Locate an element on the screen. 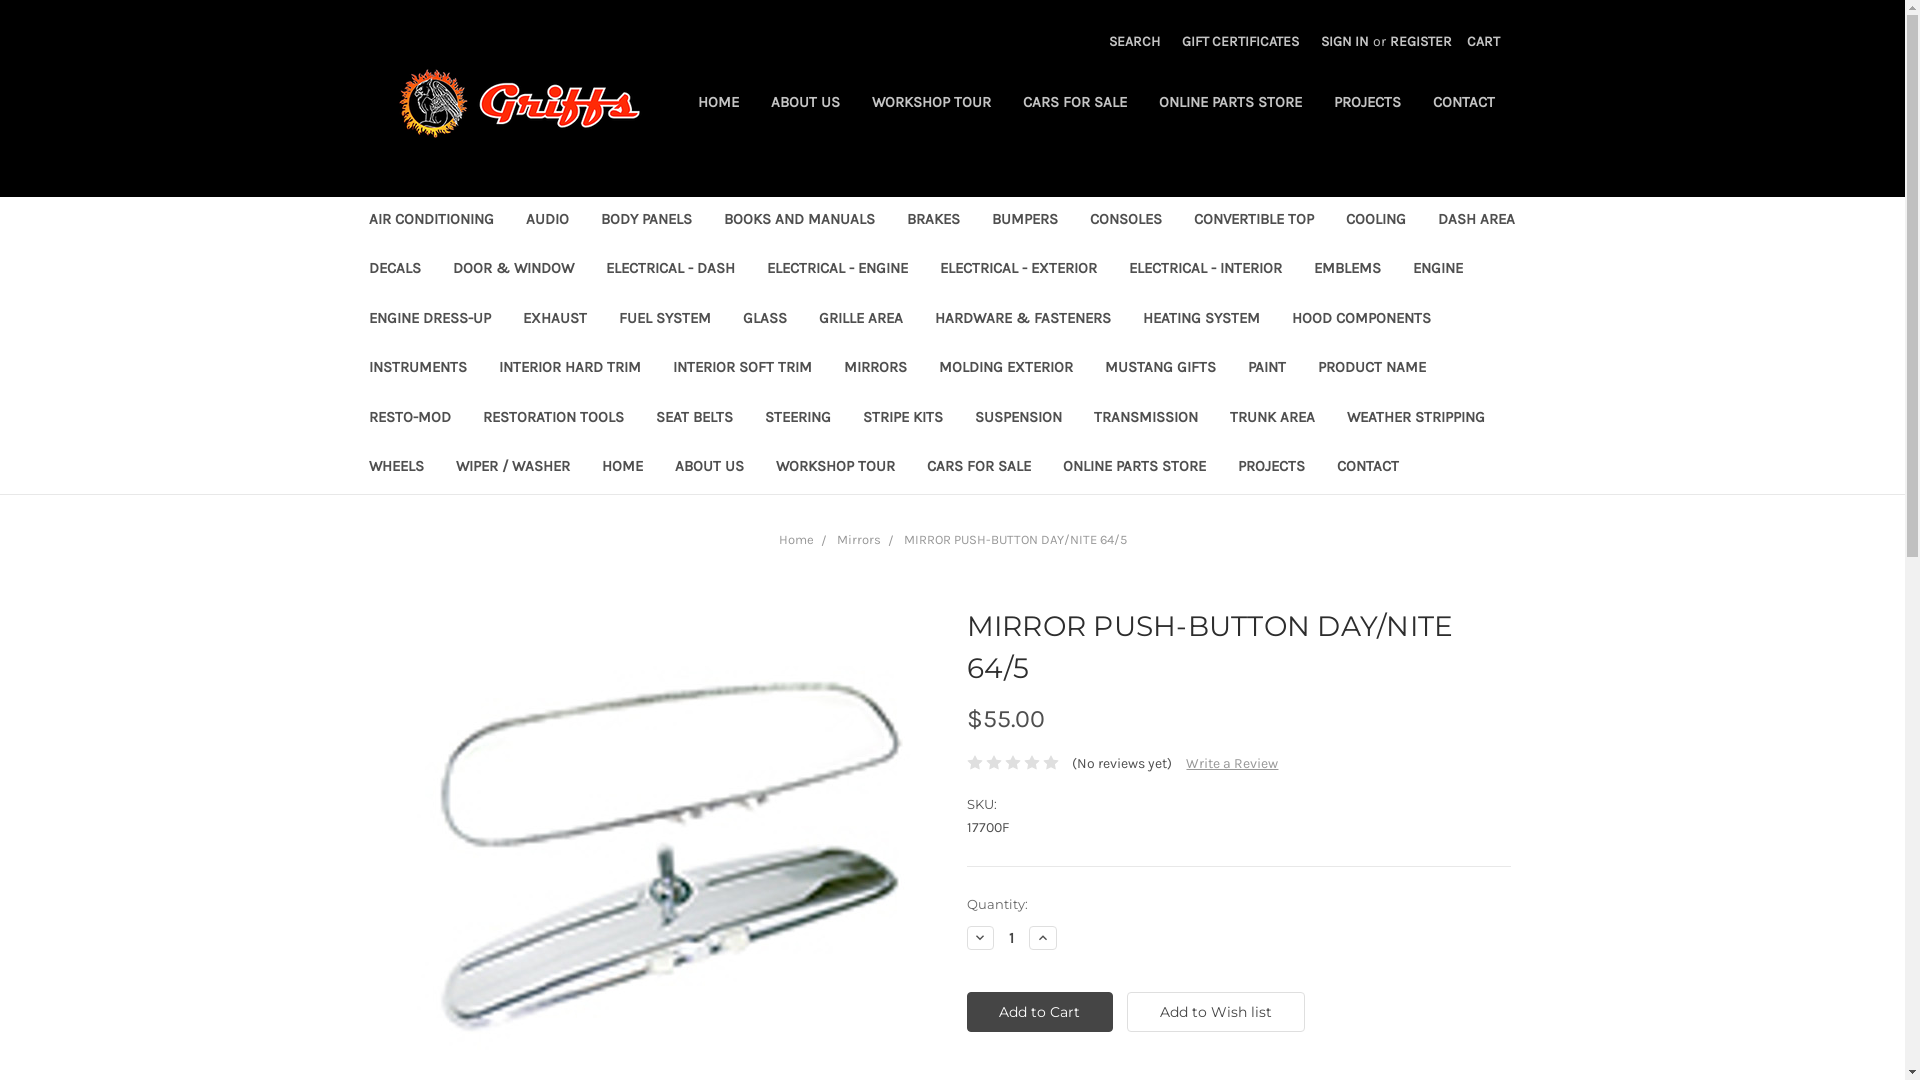 This screenshot has height=1080, width=1920. 'INSTRUMENTS' is located at coordinates (416, 369).